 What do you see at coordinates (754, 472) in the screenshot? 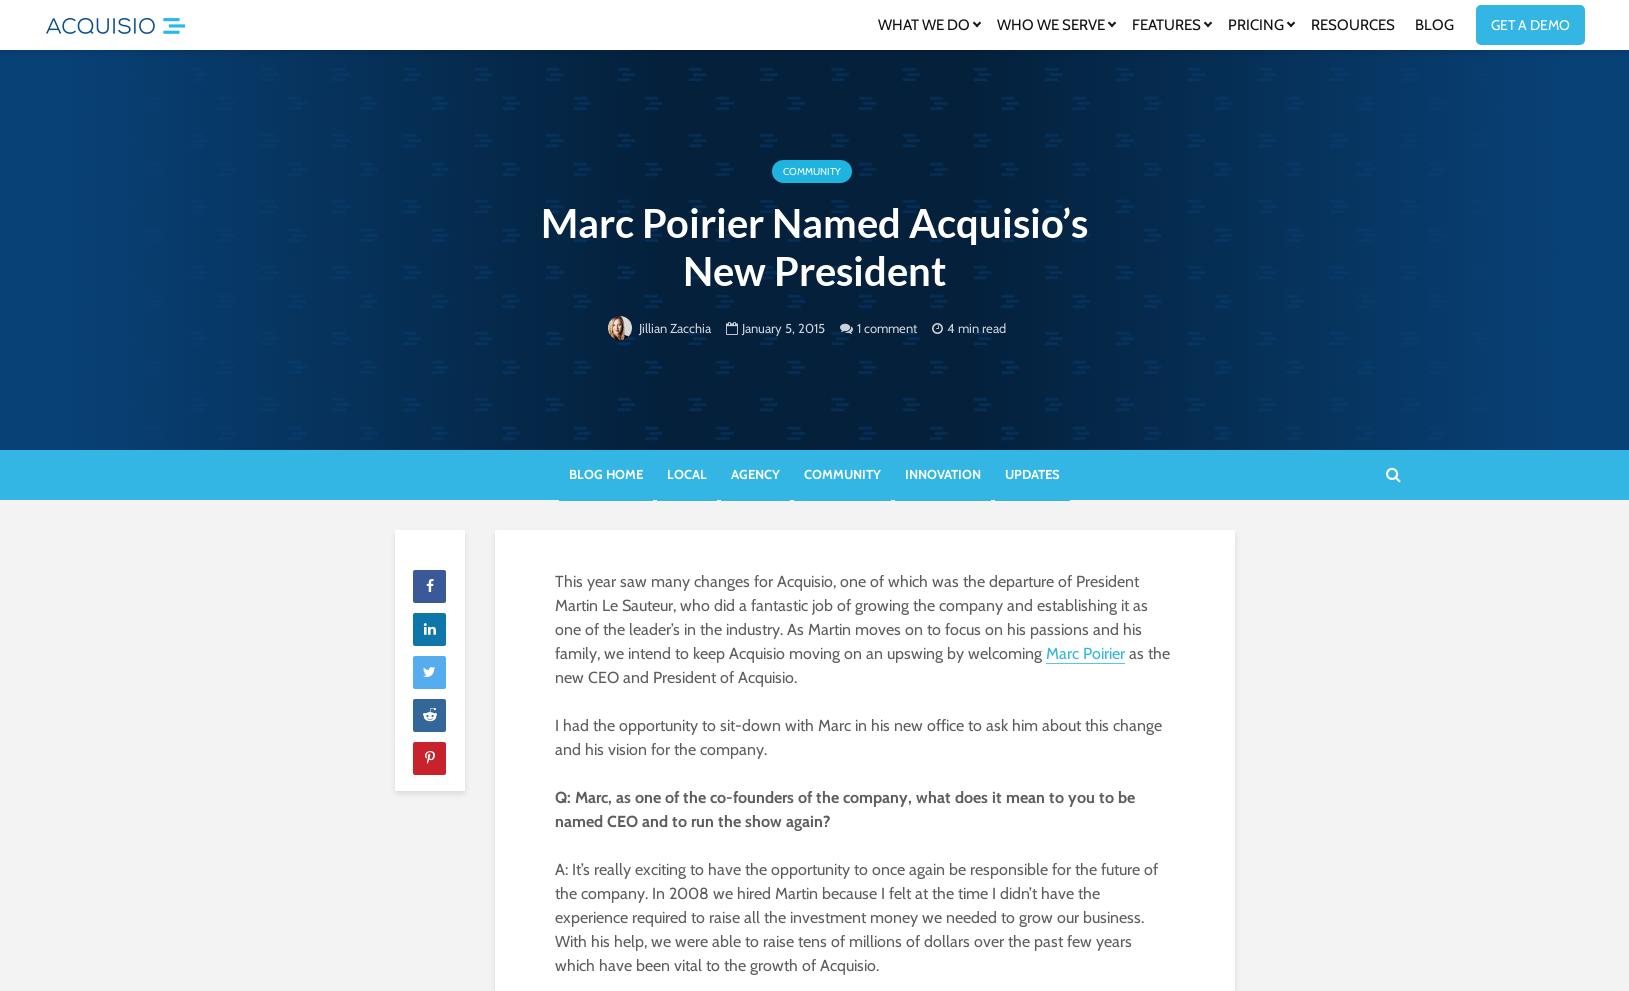
I see `'Agency'` at bounding box center [754, 472].